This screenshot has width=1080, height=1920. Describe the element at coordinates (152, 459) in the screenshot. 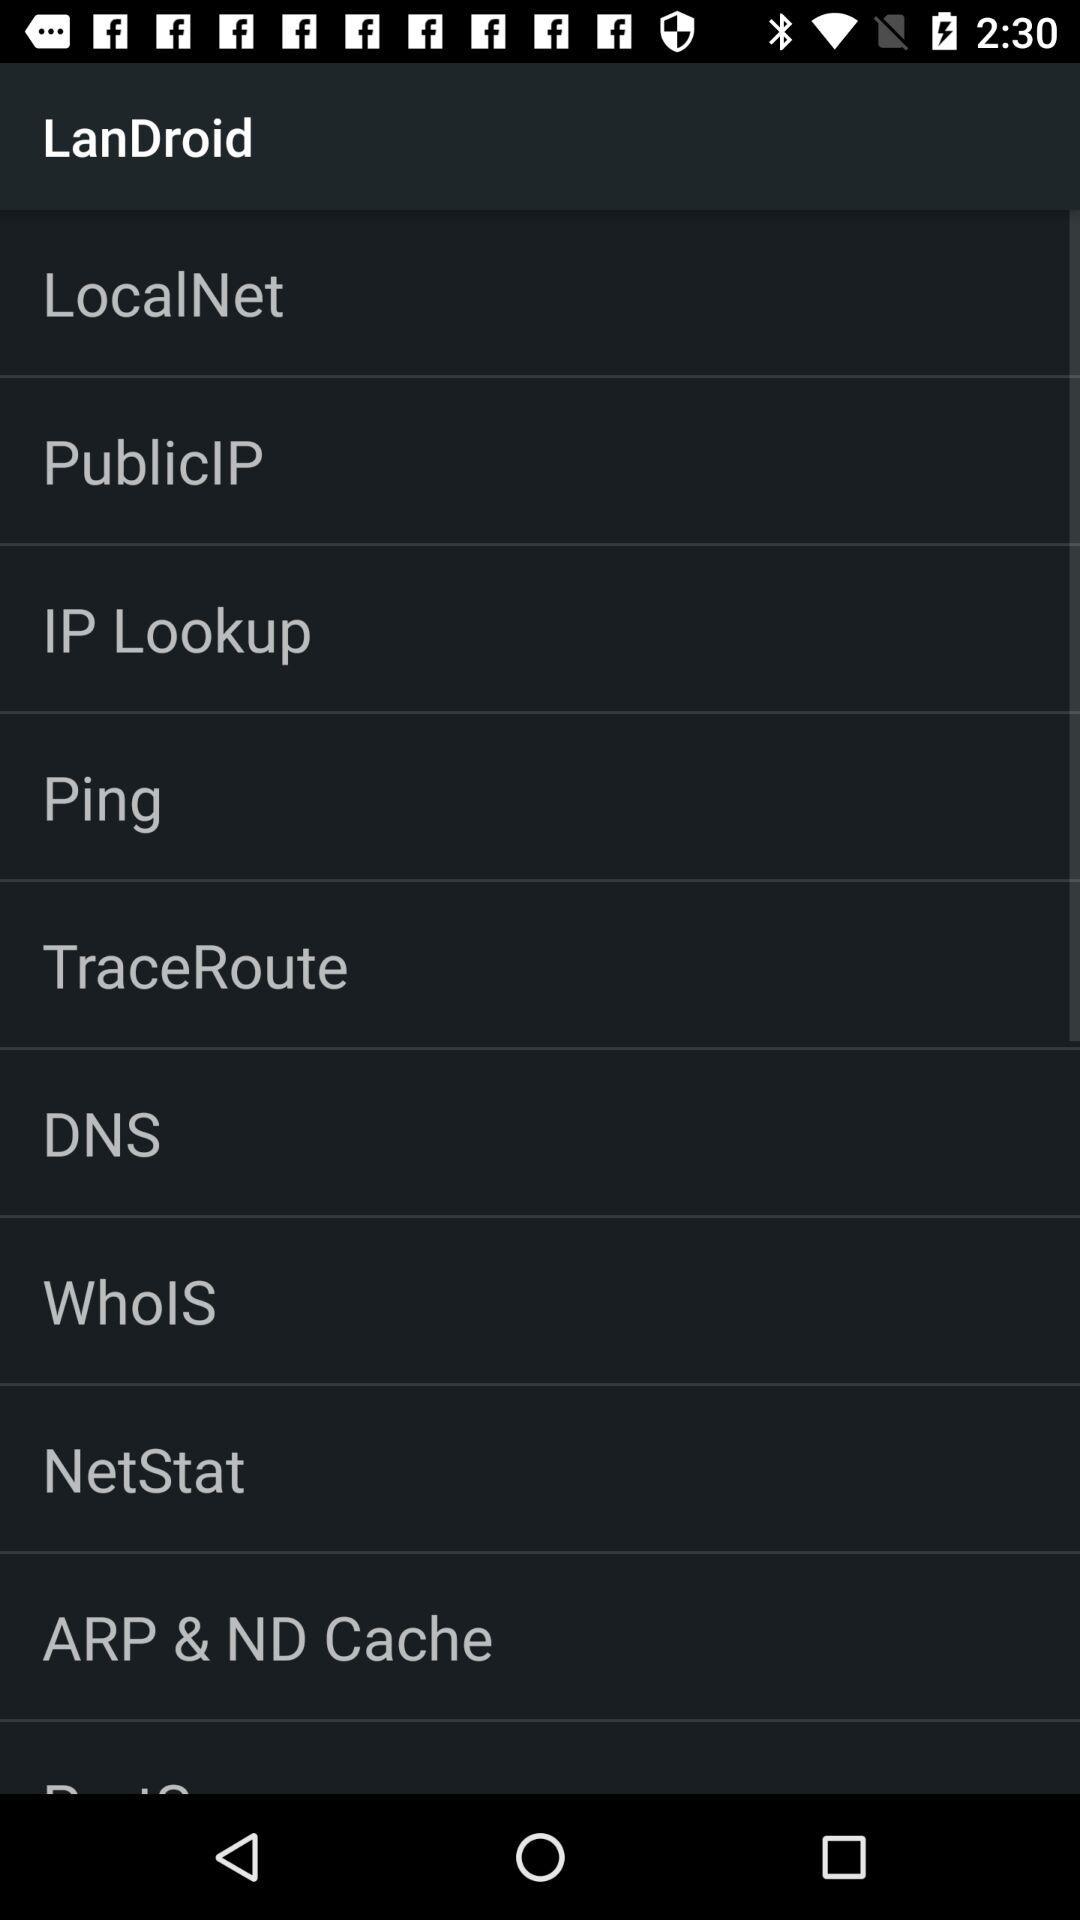

I see `the publicip icon` at that location.